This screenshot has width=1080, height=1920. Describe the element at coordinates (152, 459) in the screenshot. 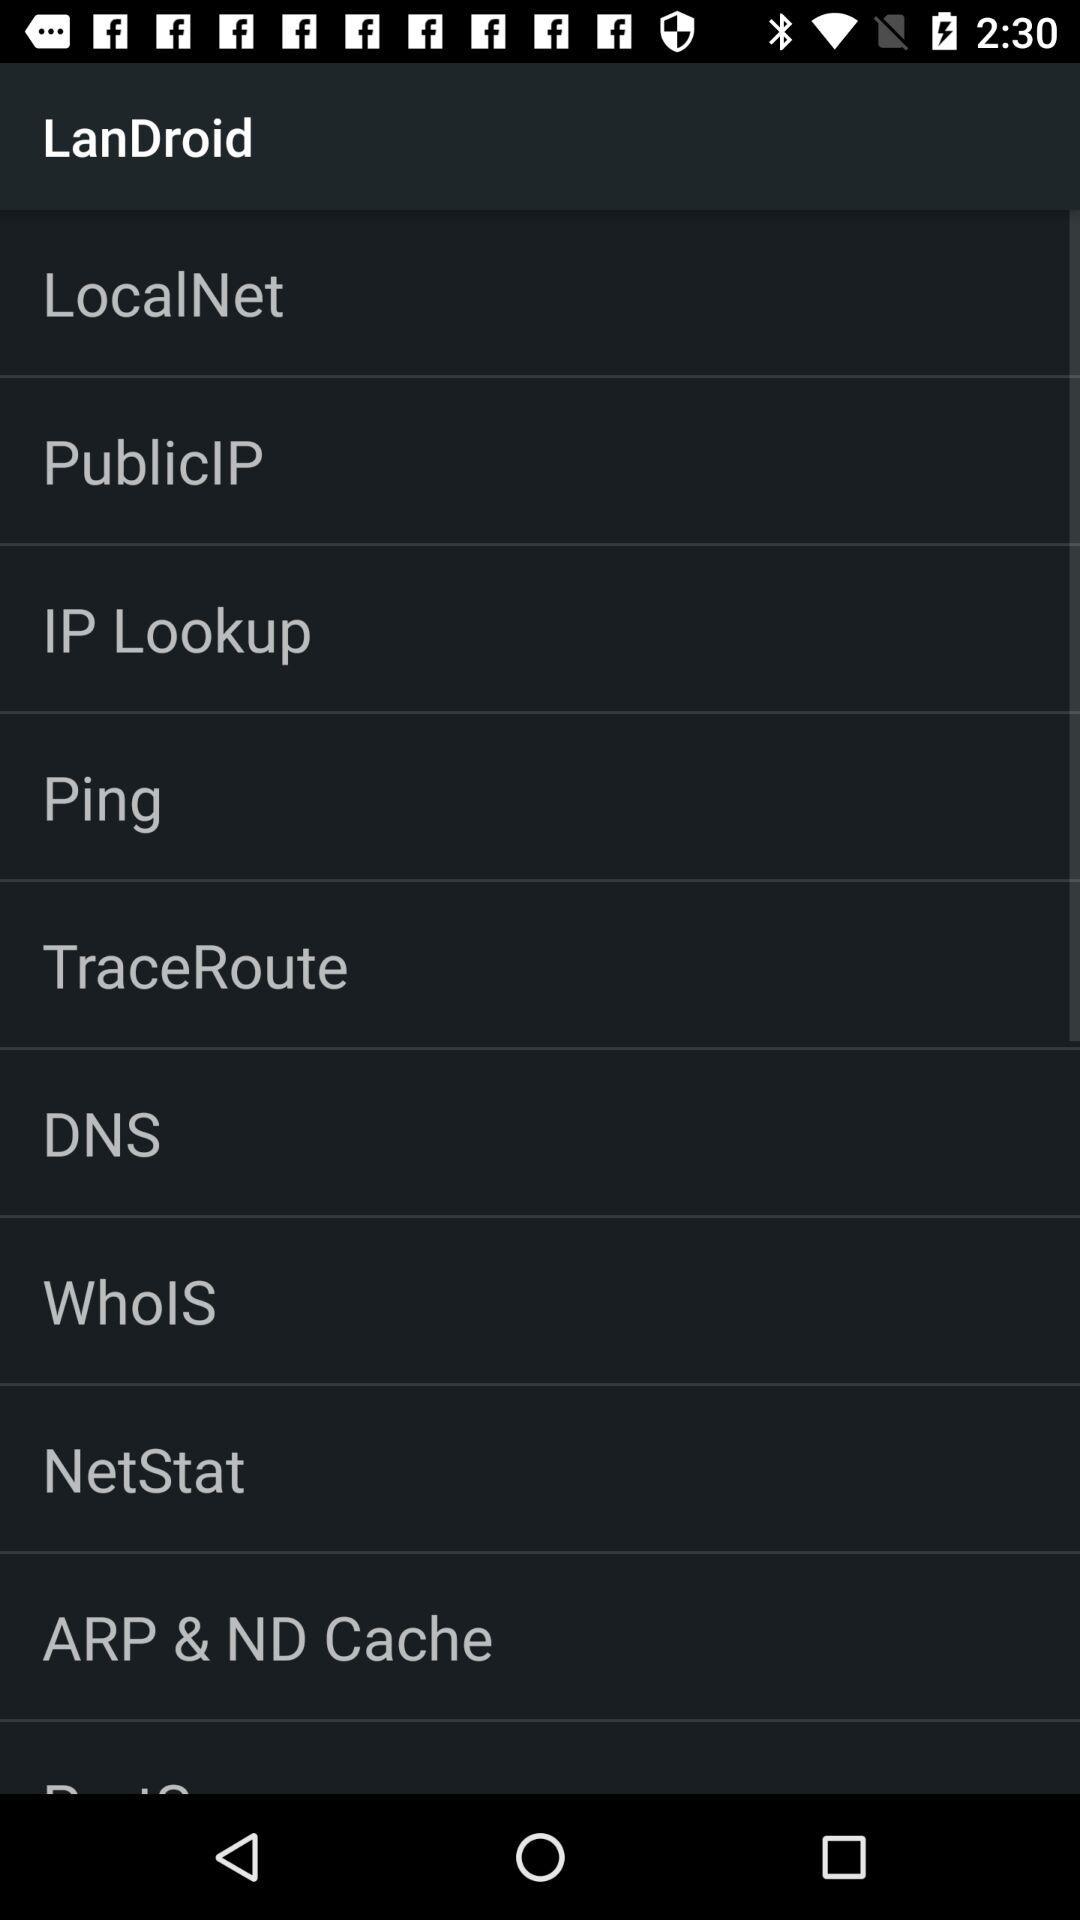

I see `the publicip icon` at that location.